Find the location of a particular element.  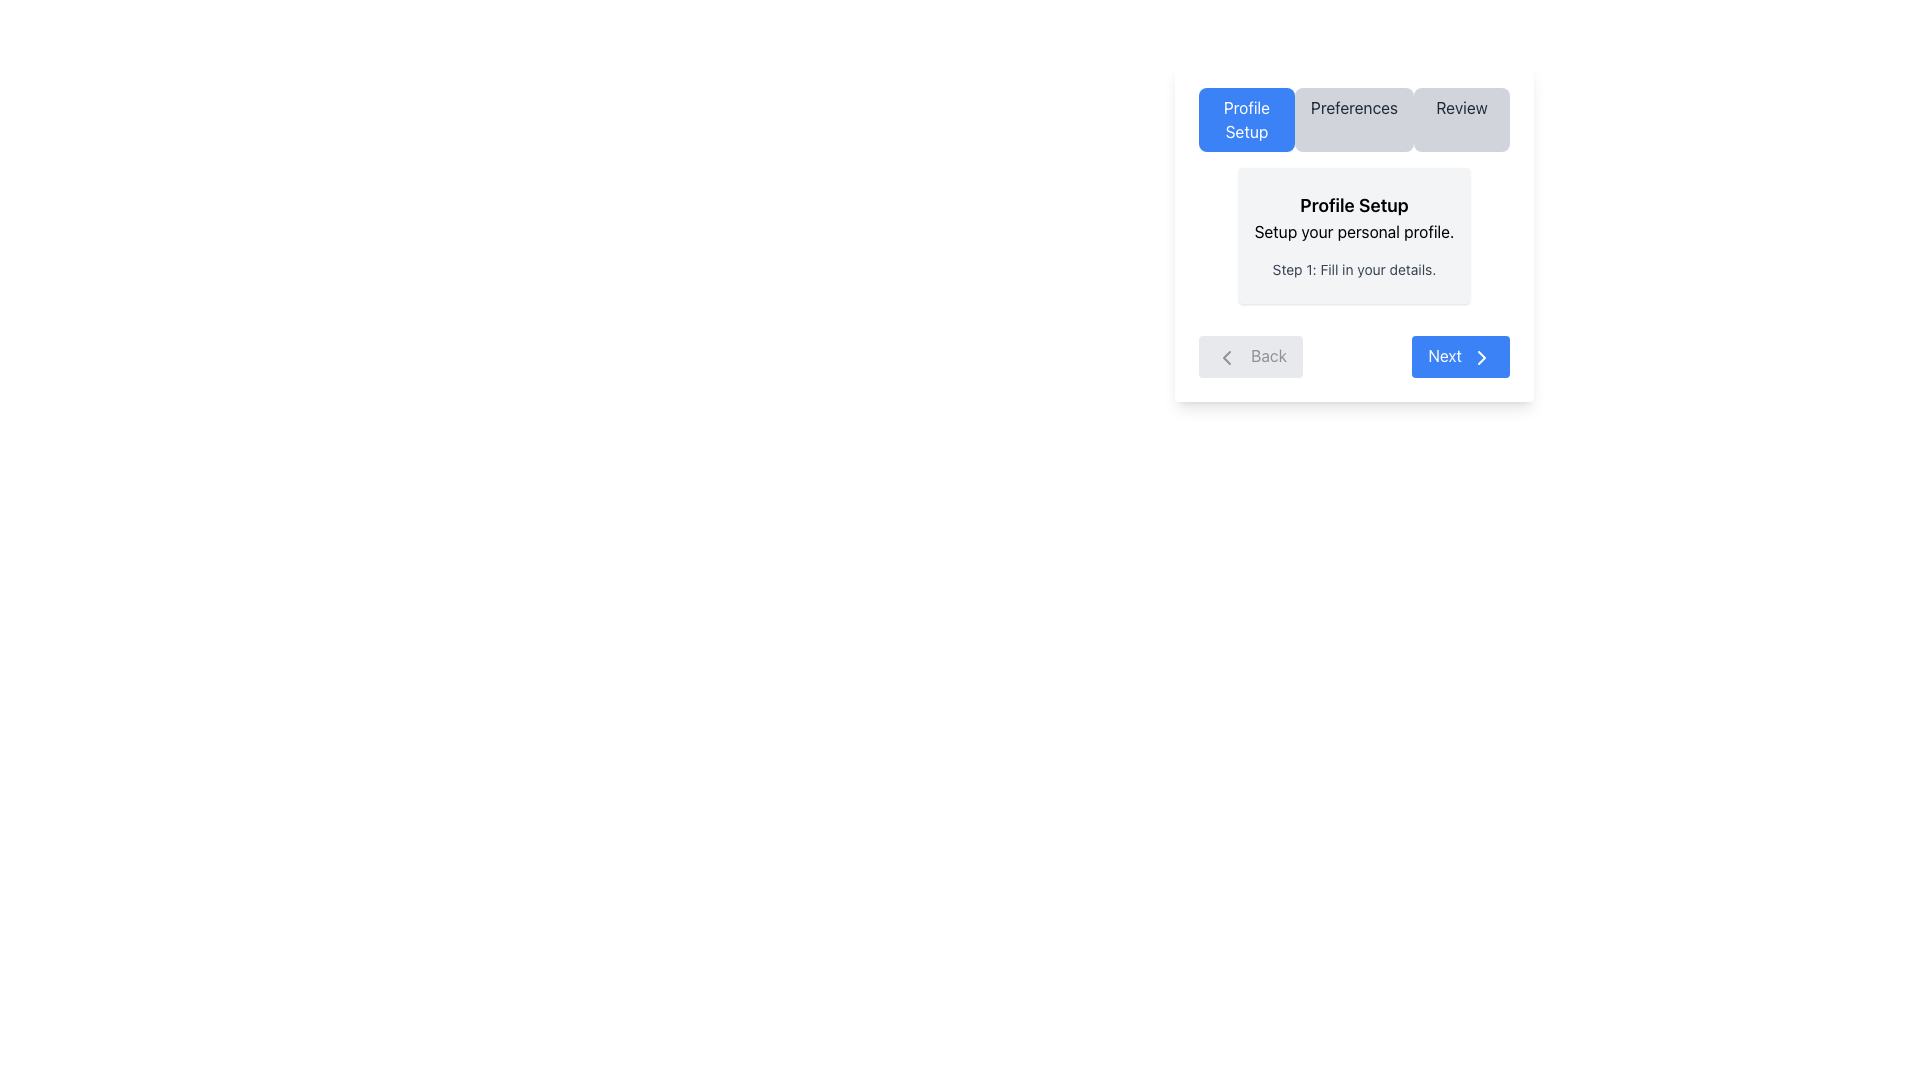

the minimalistic leftward-pointing chevron icon located inside the 'Back' button in the bottom left part of the card section is located at coordinates (1226, 356).